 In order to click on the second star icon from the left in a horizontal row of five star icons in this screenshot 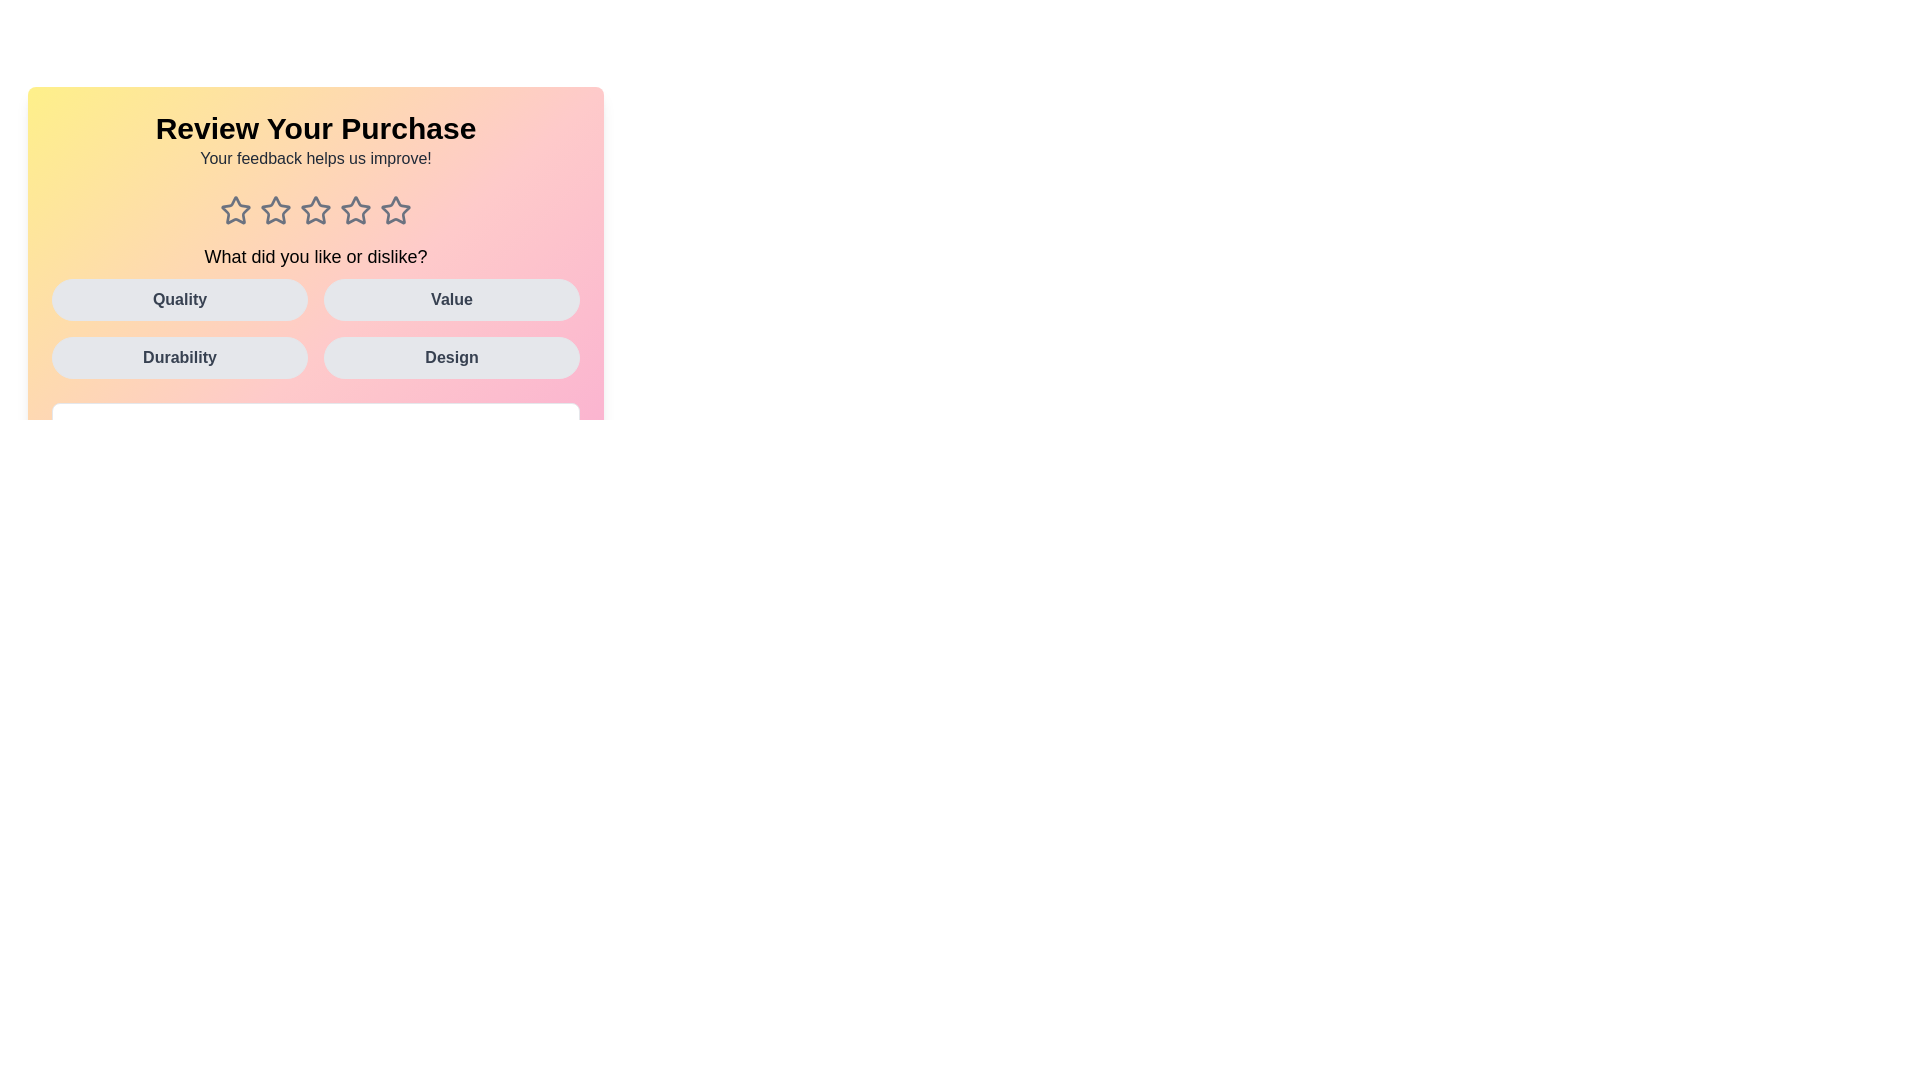, I will do `click(274, 211)`.